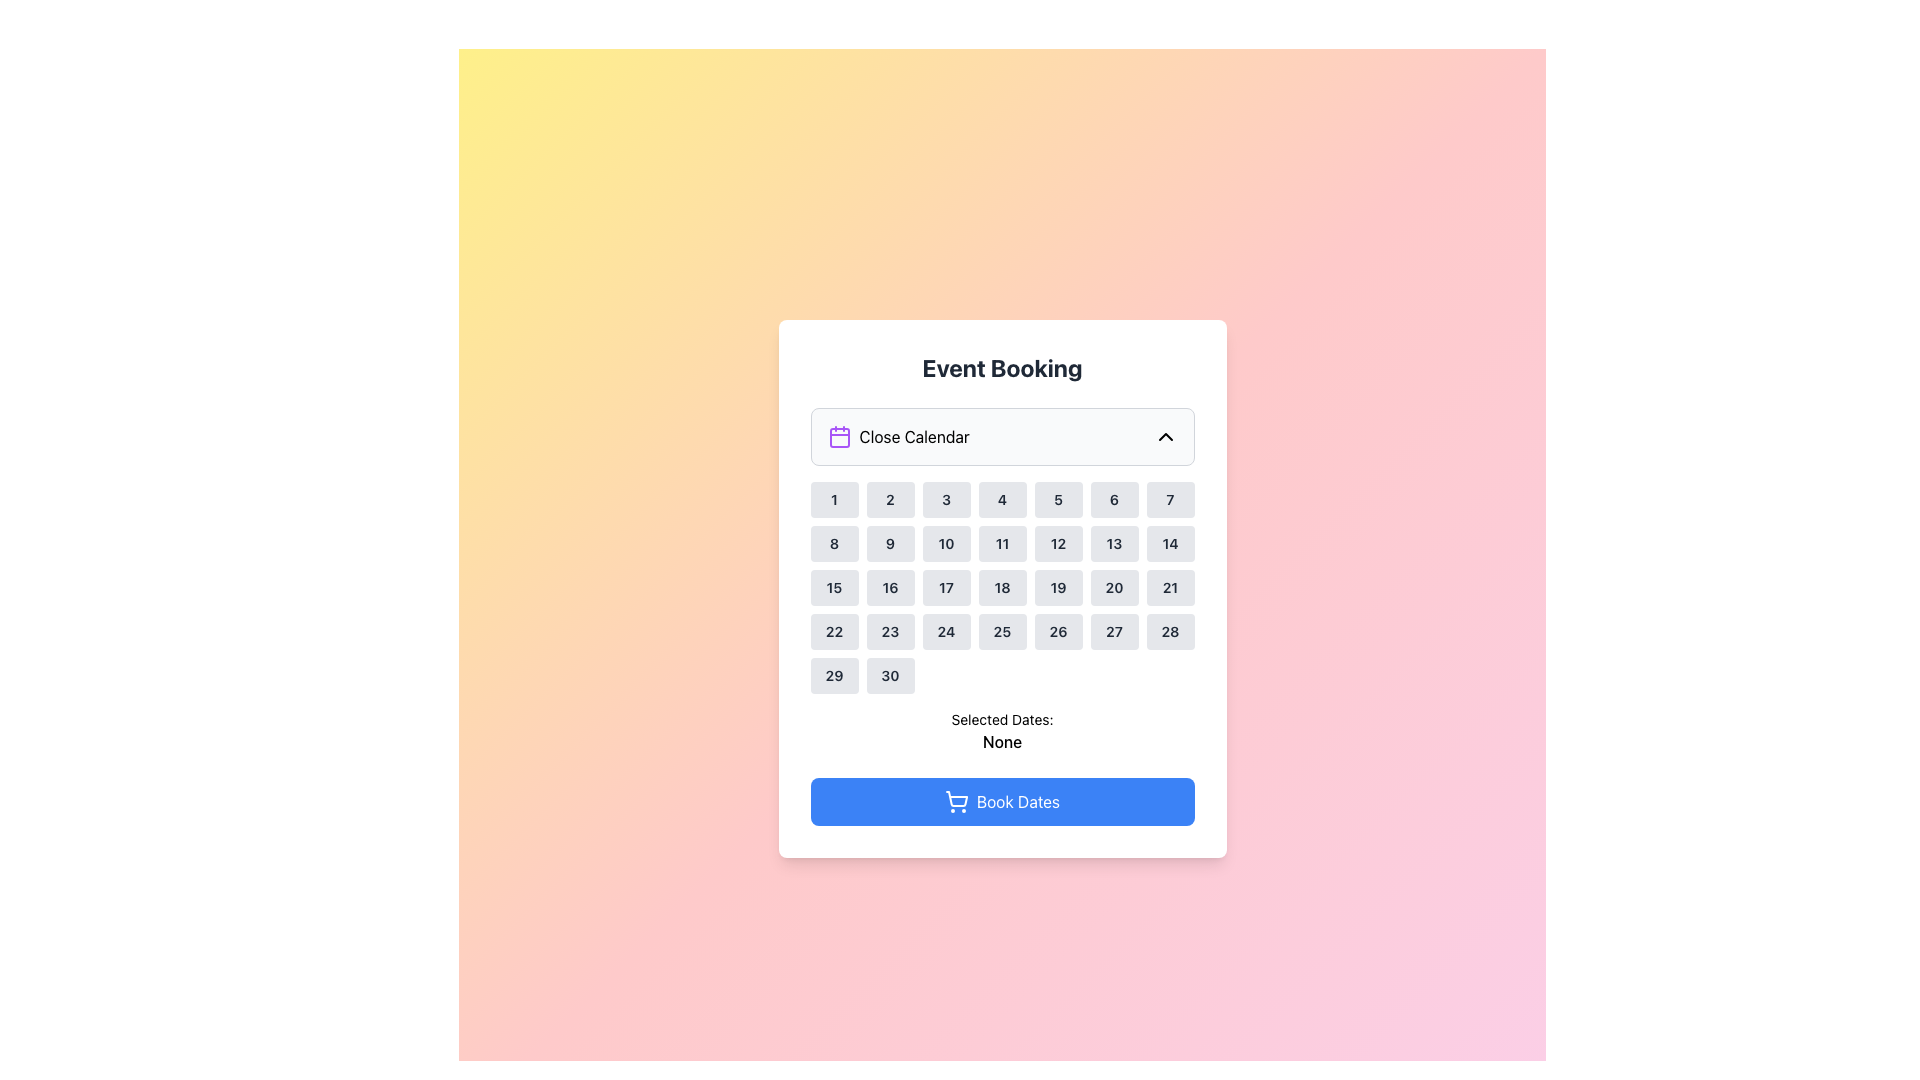 The width and height of the screenshot is (1920, 1080). What do you see at coordinates (1002, 741) in the screenshot?
I see `the text label displaying 'None' in bold font, located below 'Selected Dates:' and above the 'Book Dates' button` at bounding box center [1002, 741].